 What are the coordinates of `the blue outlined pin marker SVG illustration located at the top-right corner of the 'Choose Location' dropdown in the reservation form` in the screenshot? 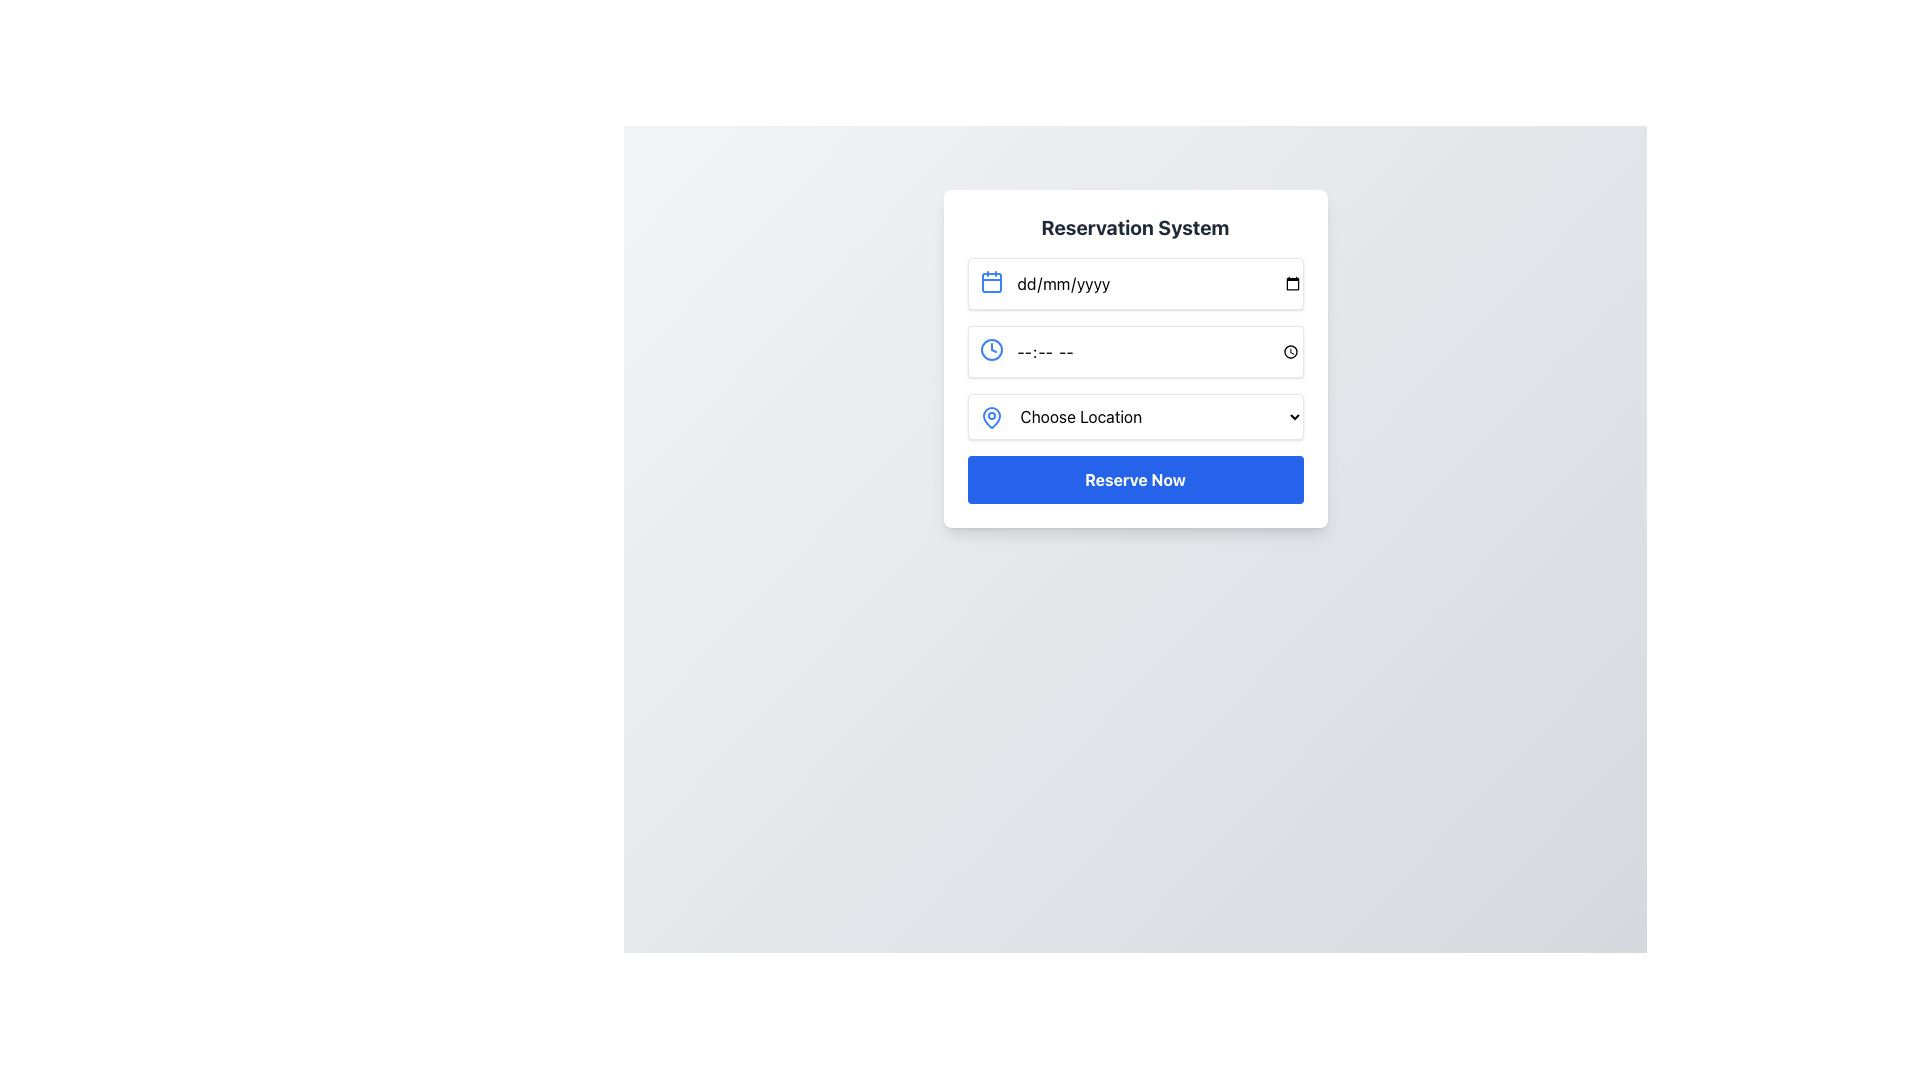 It's located at (991, 416).